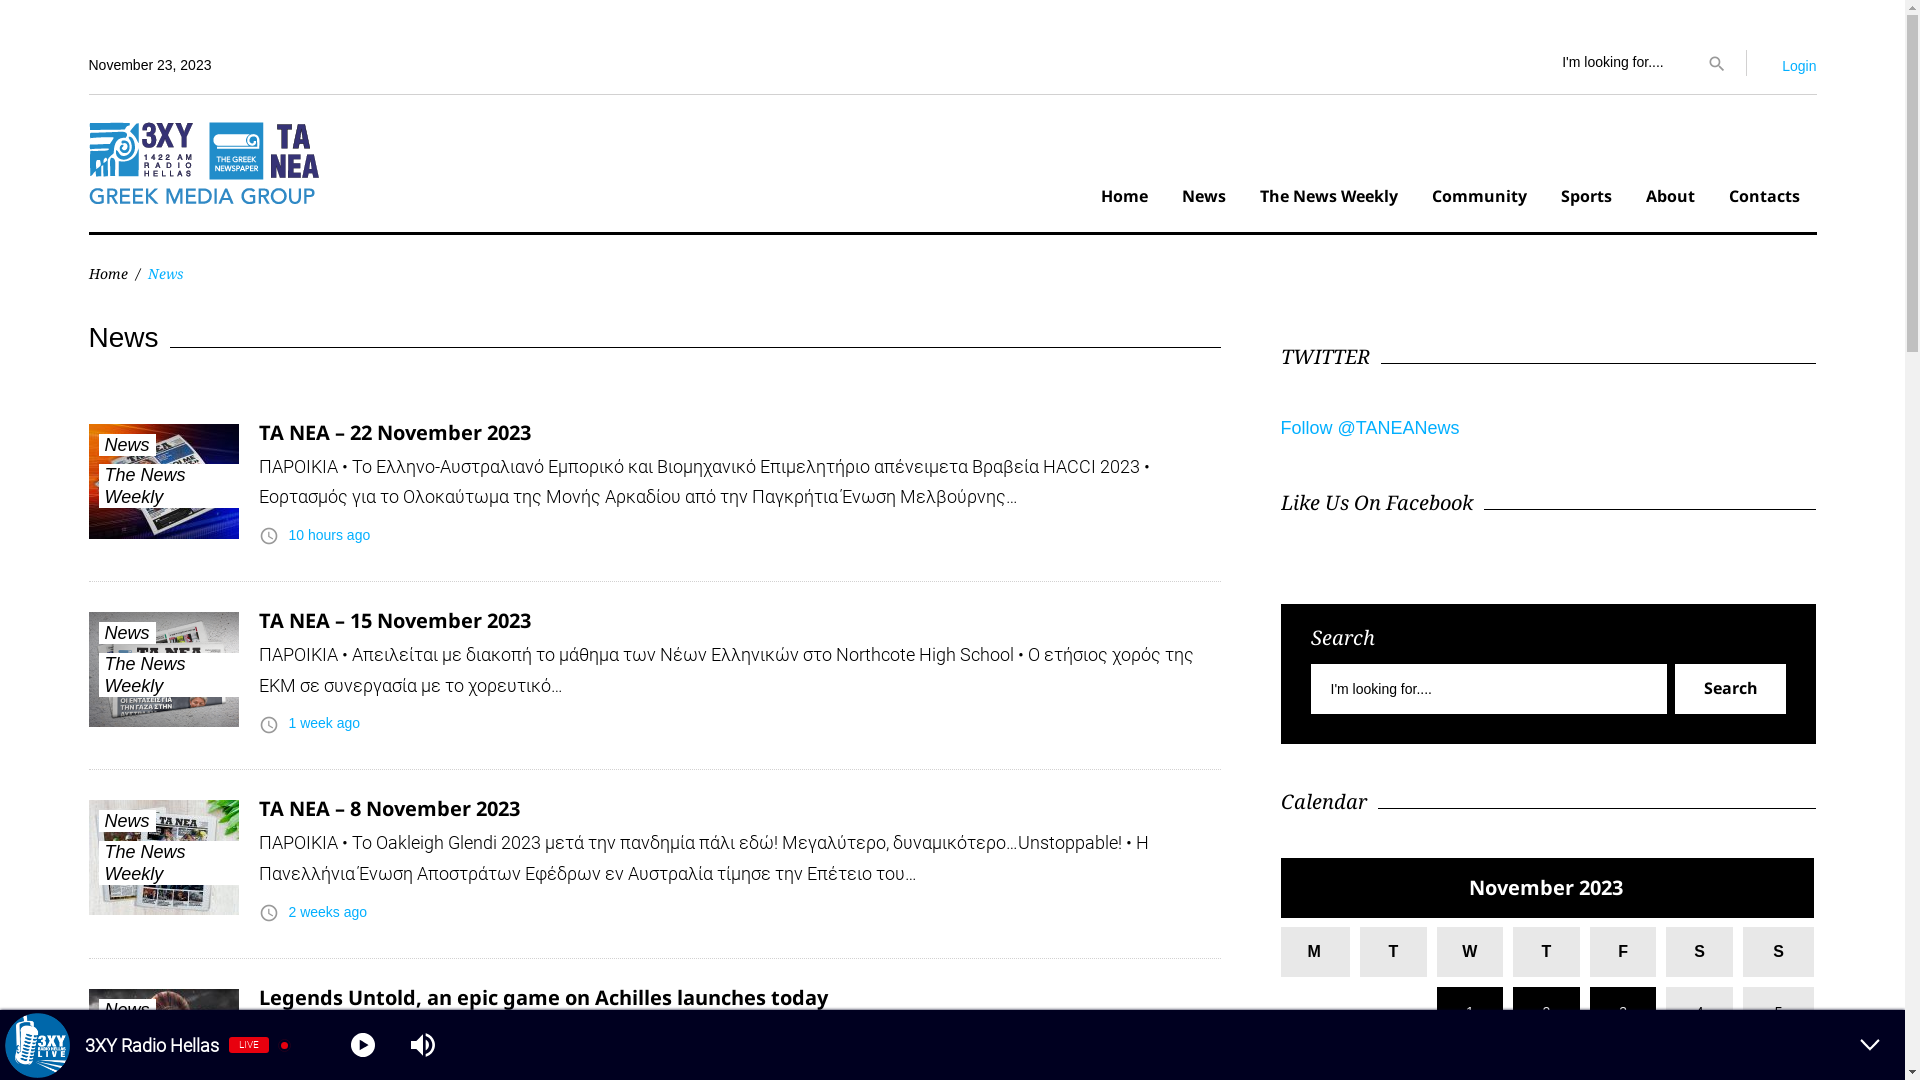  Describe the element at coordinates (1715, 60) in the screenshot. I see `'search'` at that location.